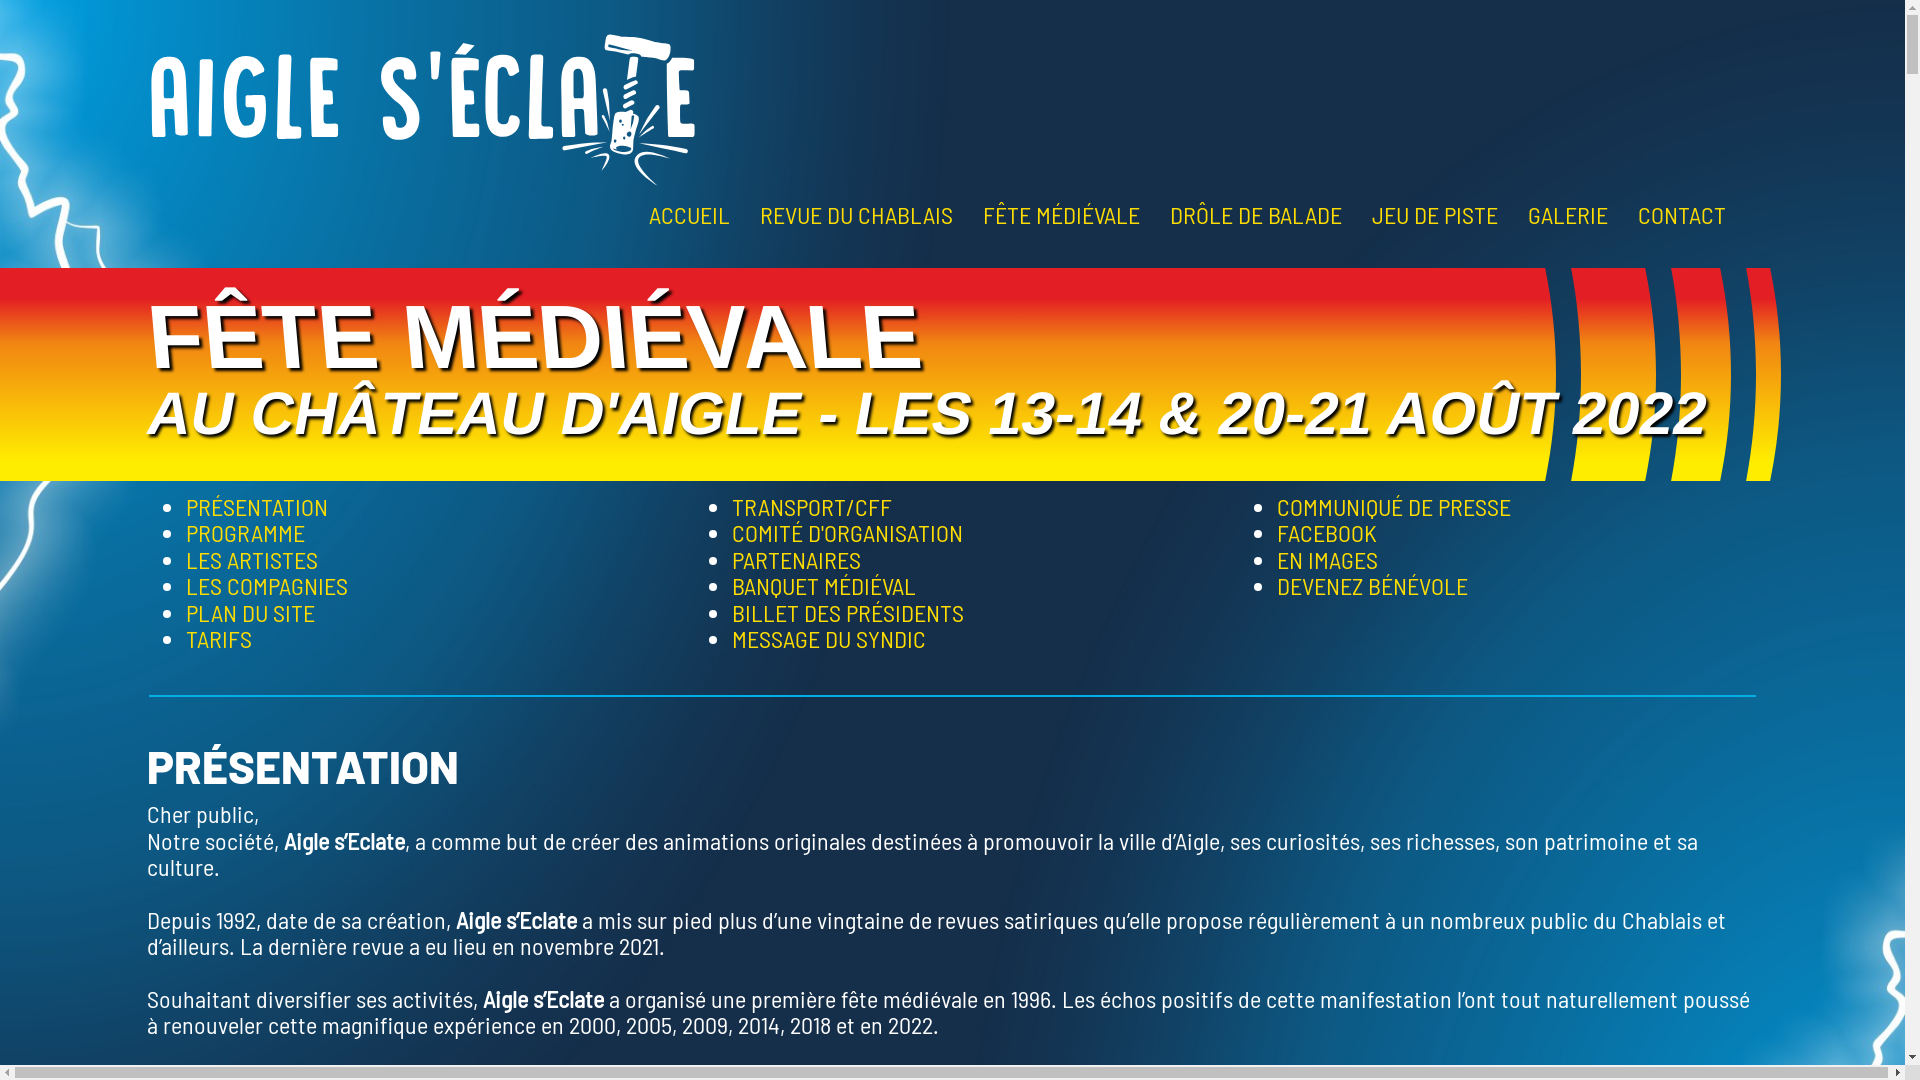 The width and height of the screenshot is (1920, 1080). I want to click on 'PROGRAMME', so click(186, 531).